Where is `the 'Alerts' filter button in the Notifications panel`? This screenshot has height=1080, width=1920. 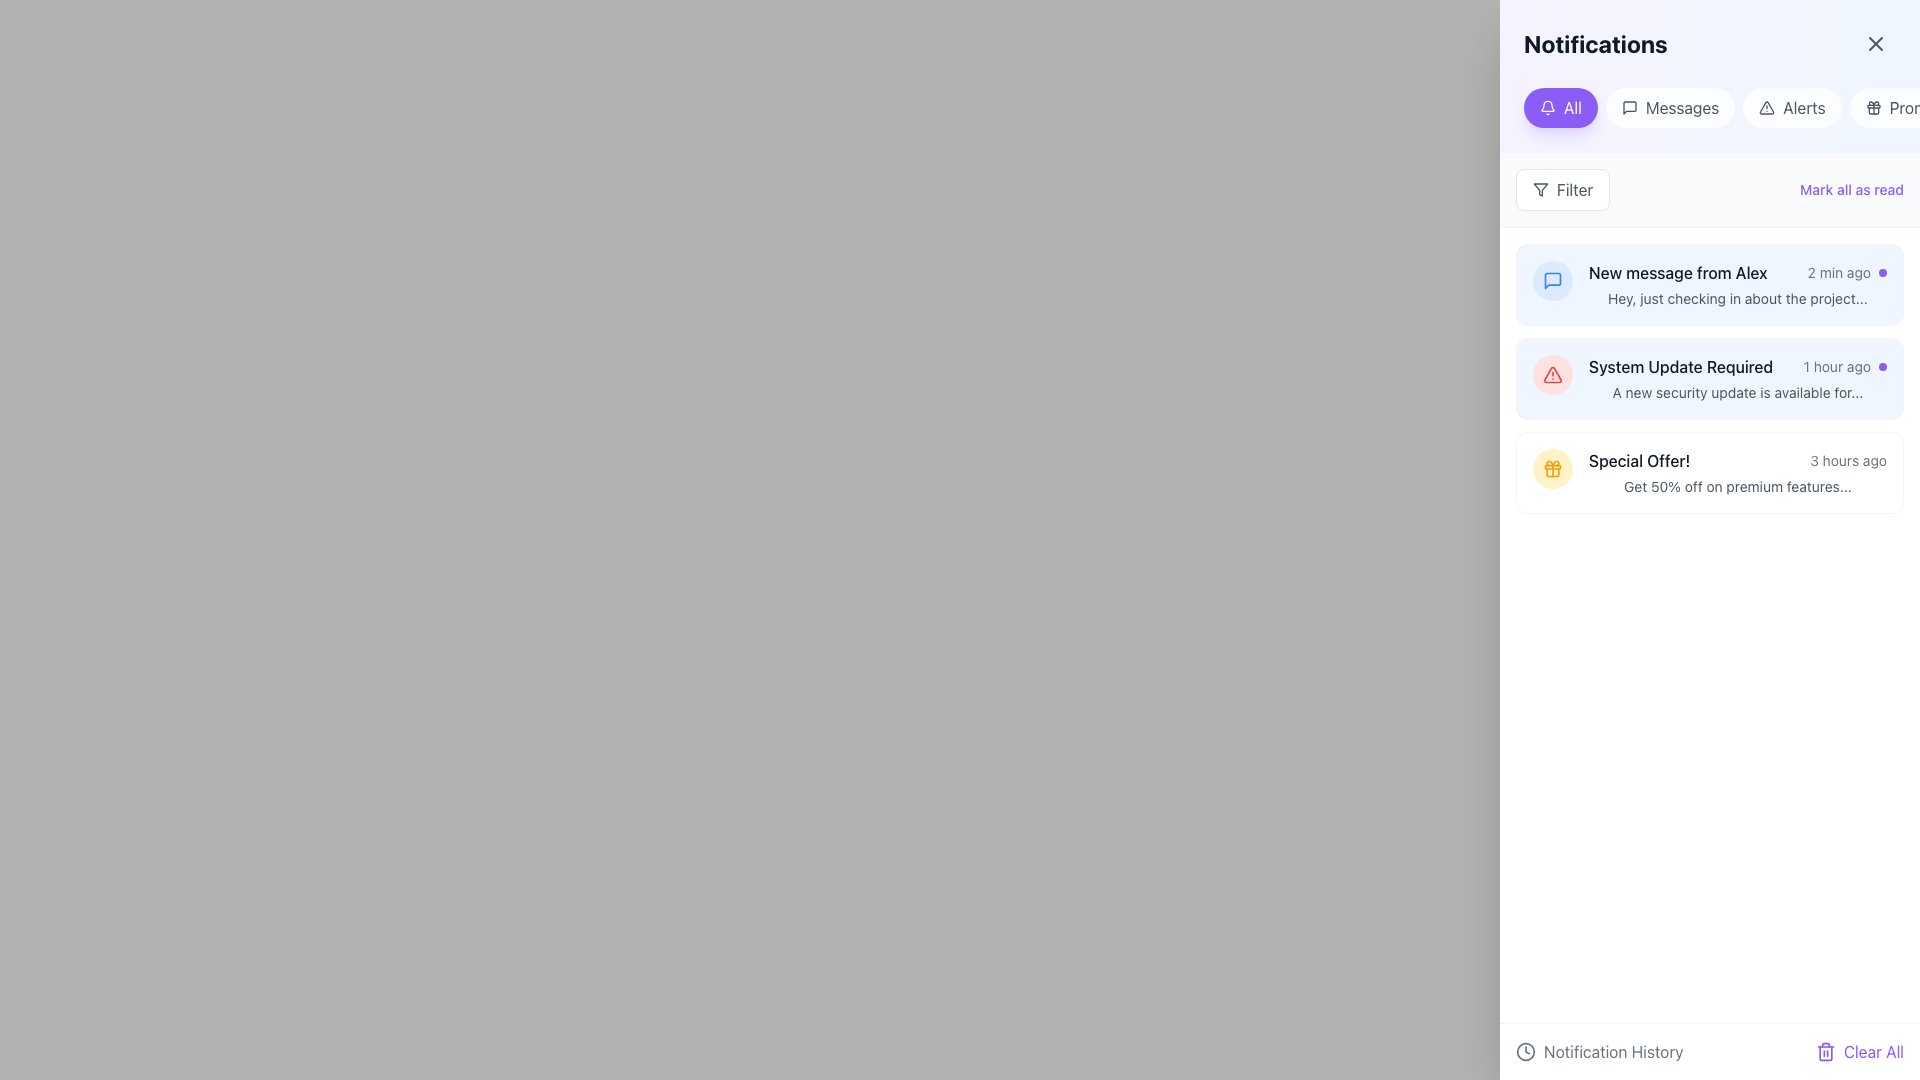
the 'Alerts' filter button in the Notifications panel is located at coordinates (1804, 108).